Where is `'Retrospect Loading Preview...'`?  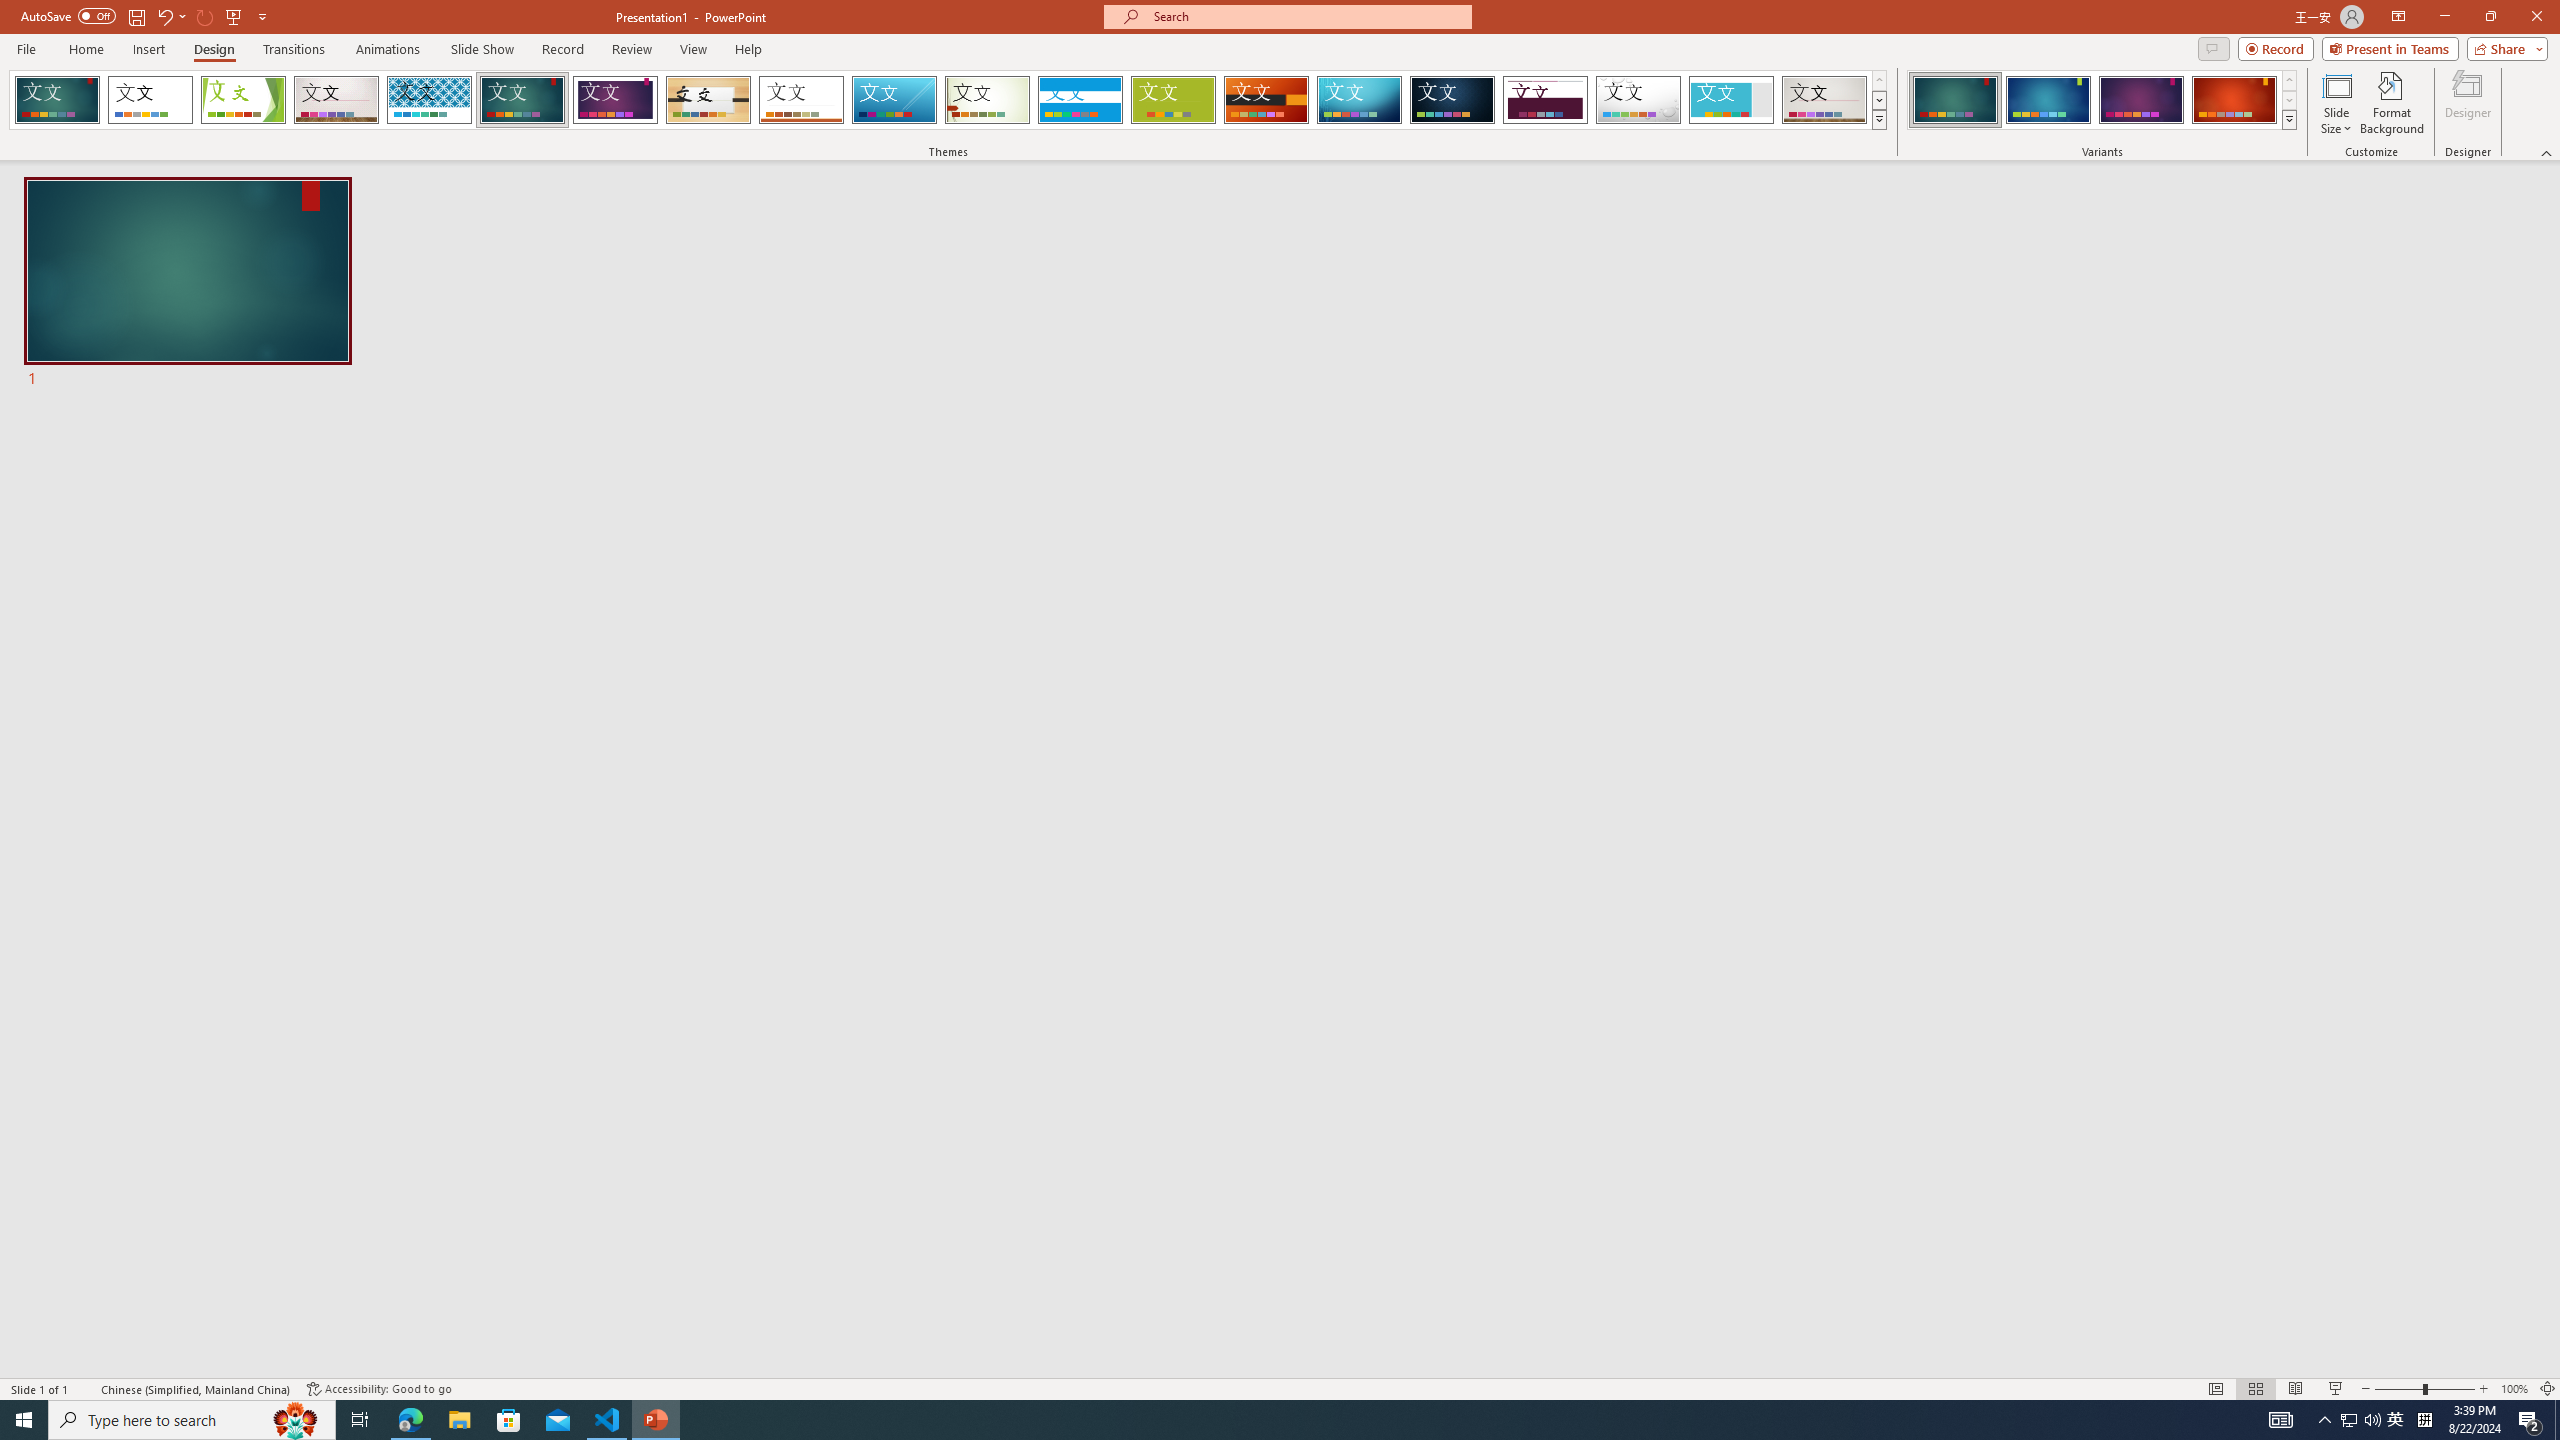
'Retrospect Loading Preview...' is located at coordinates (800, 99).